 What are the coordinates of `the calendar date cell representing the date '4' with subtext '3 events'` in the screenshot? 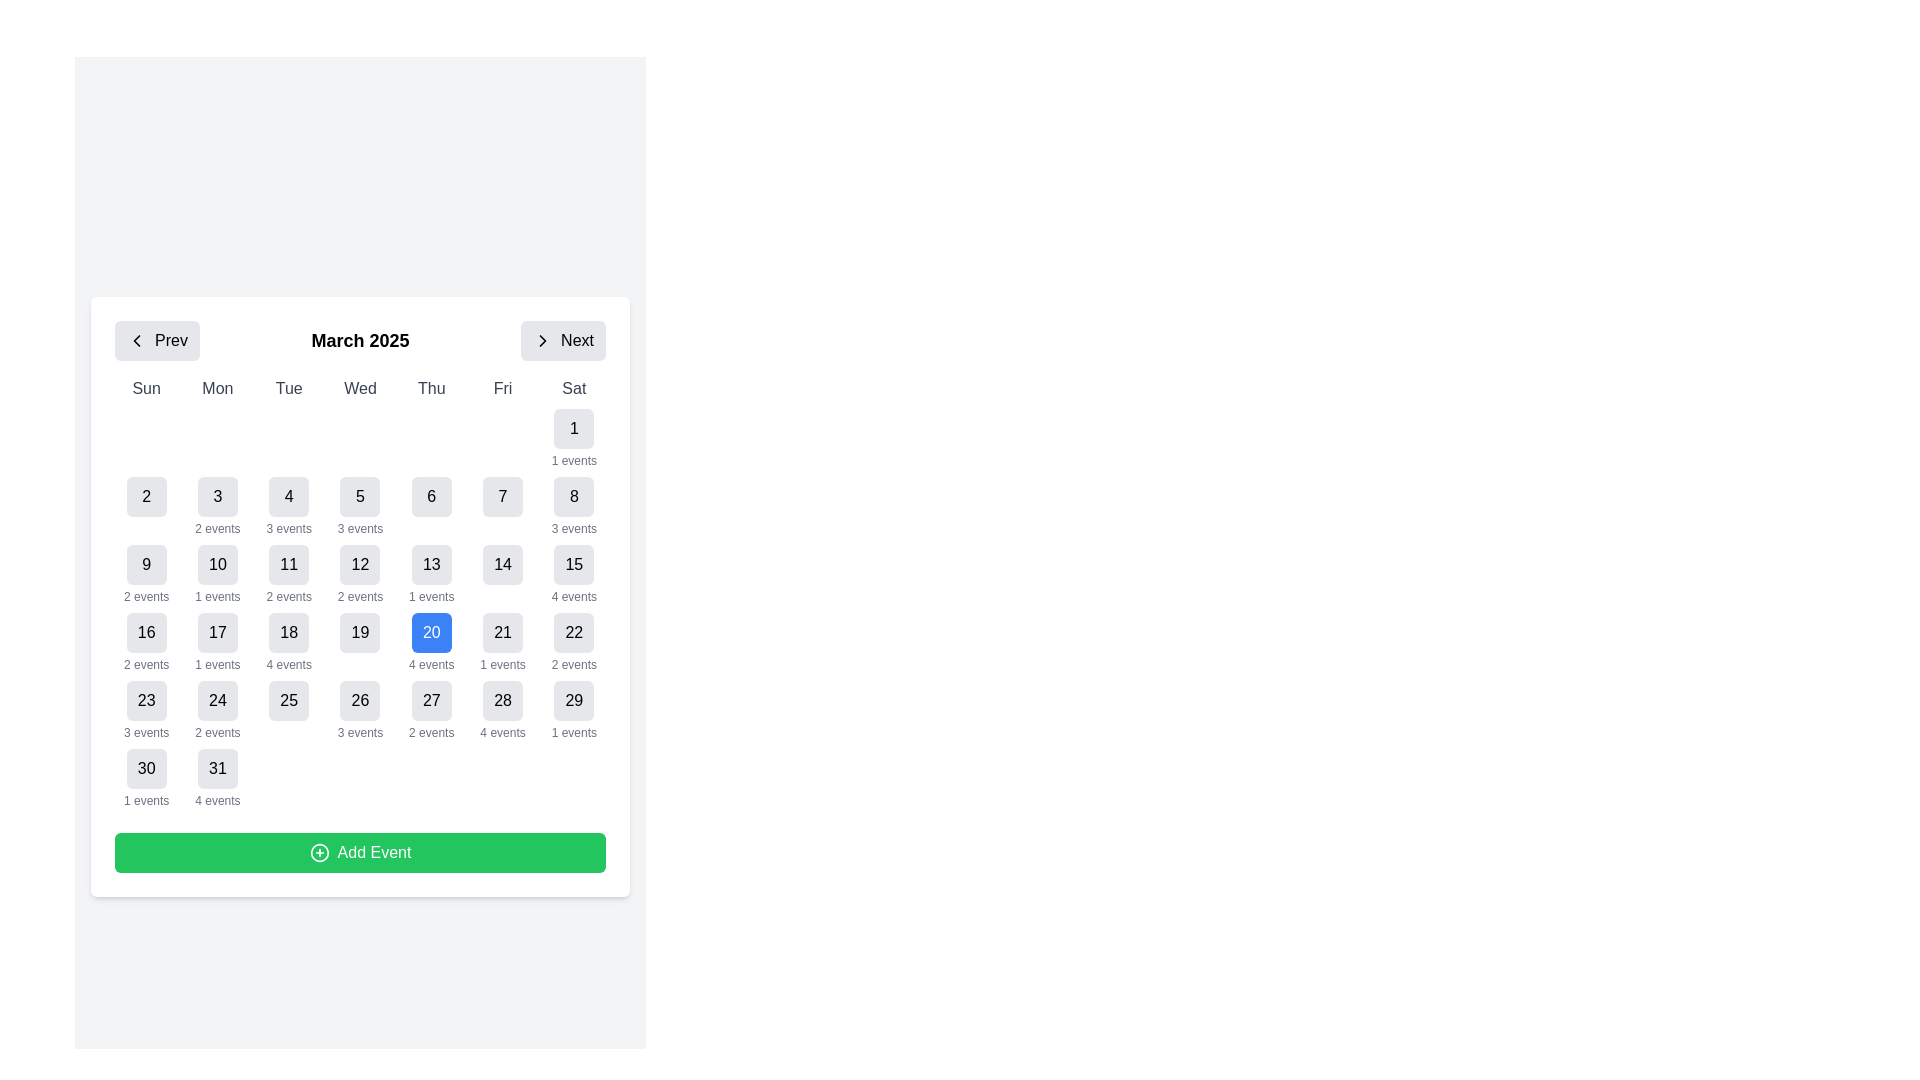 It's located at (288, 505).